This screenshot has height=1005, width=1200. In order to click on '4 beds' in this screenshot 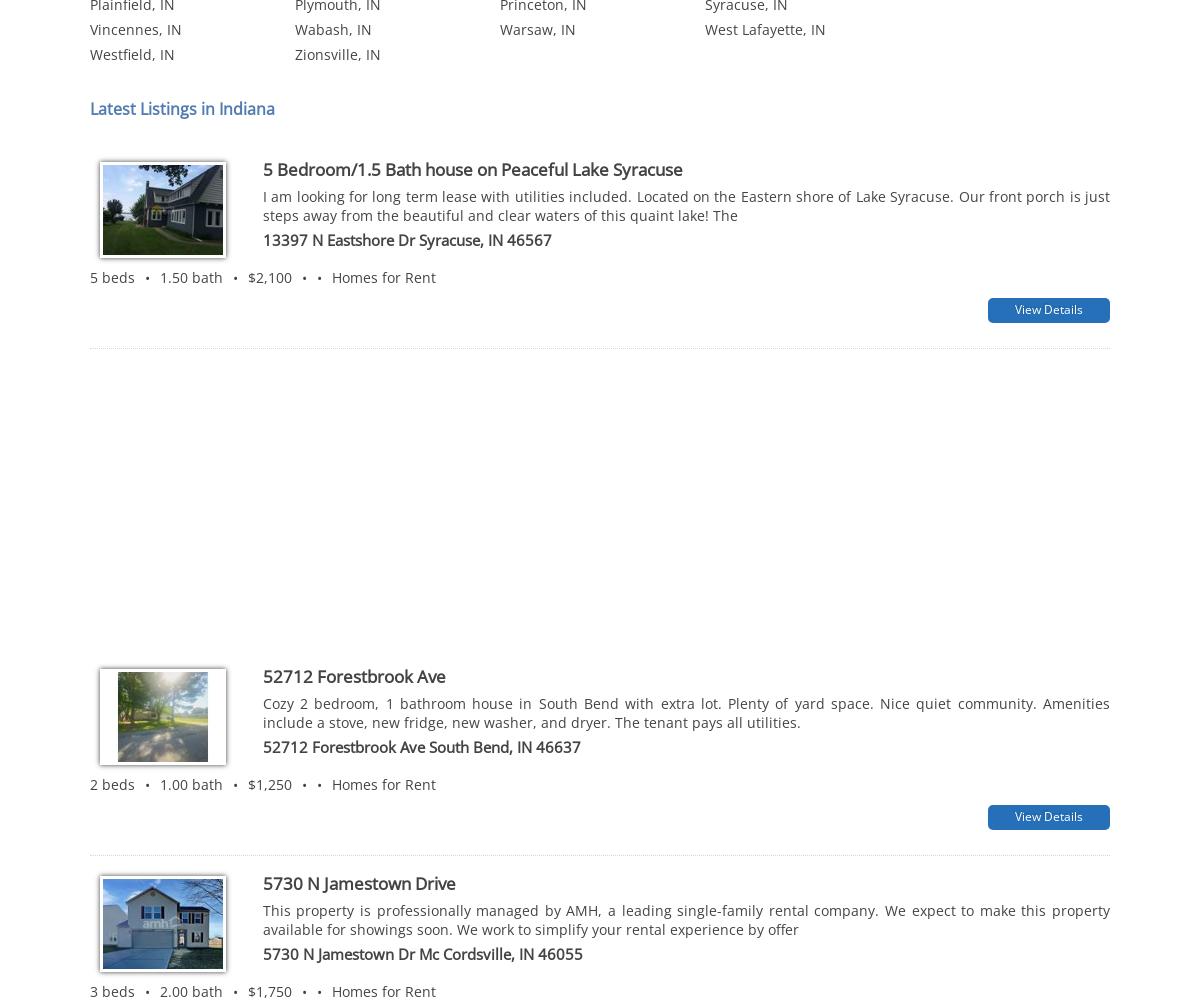, I will do `click(112, 936)`.